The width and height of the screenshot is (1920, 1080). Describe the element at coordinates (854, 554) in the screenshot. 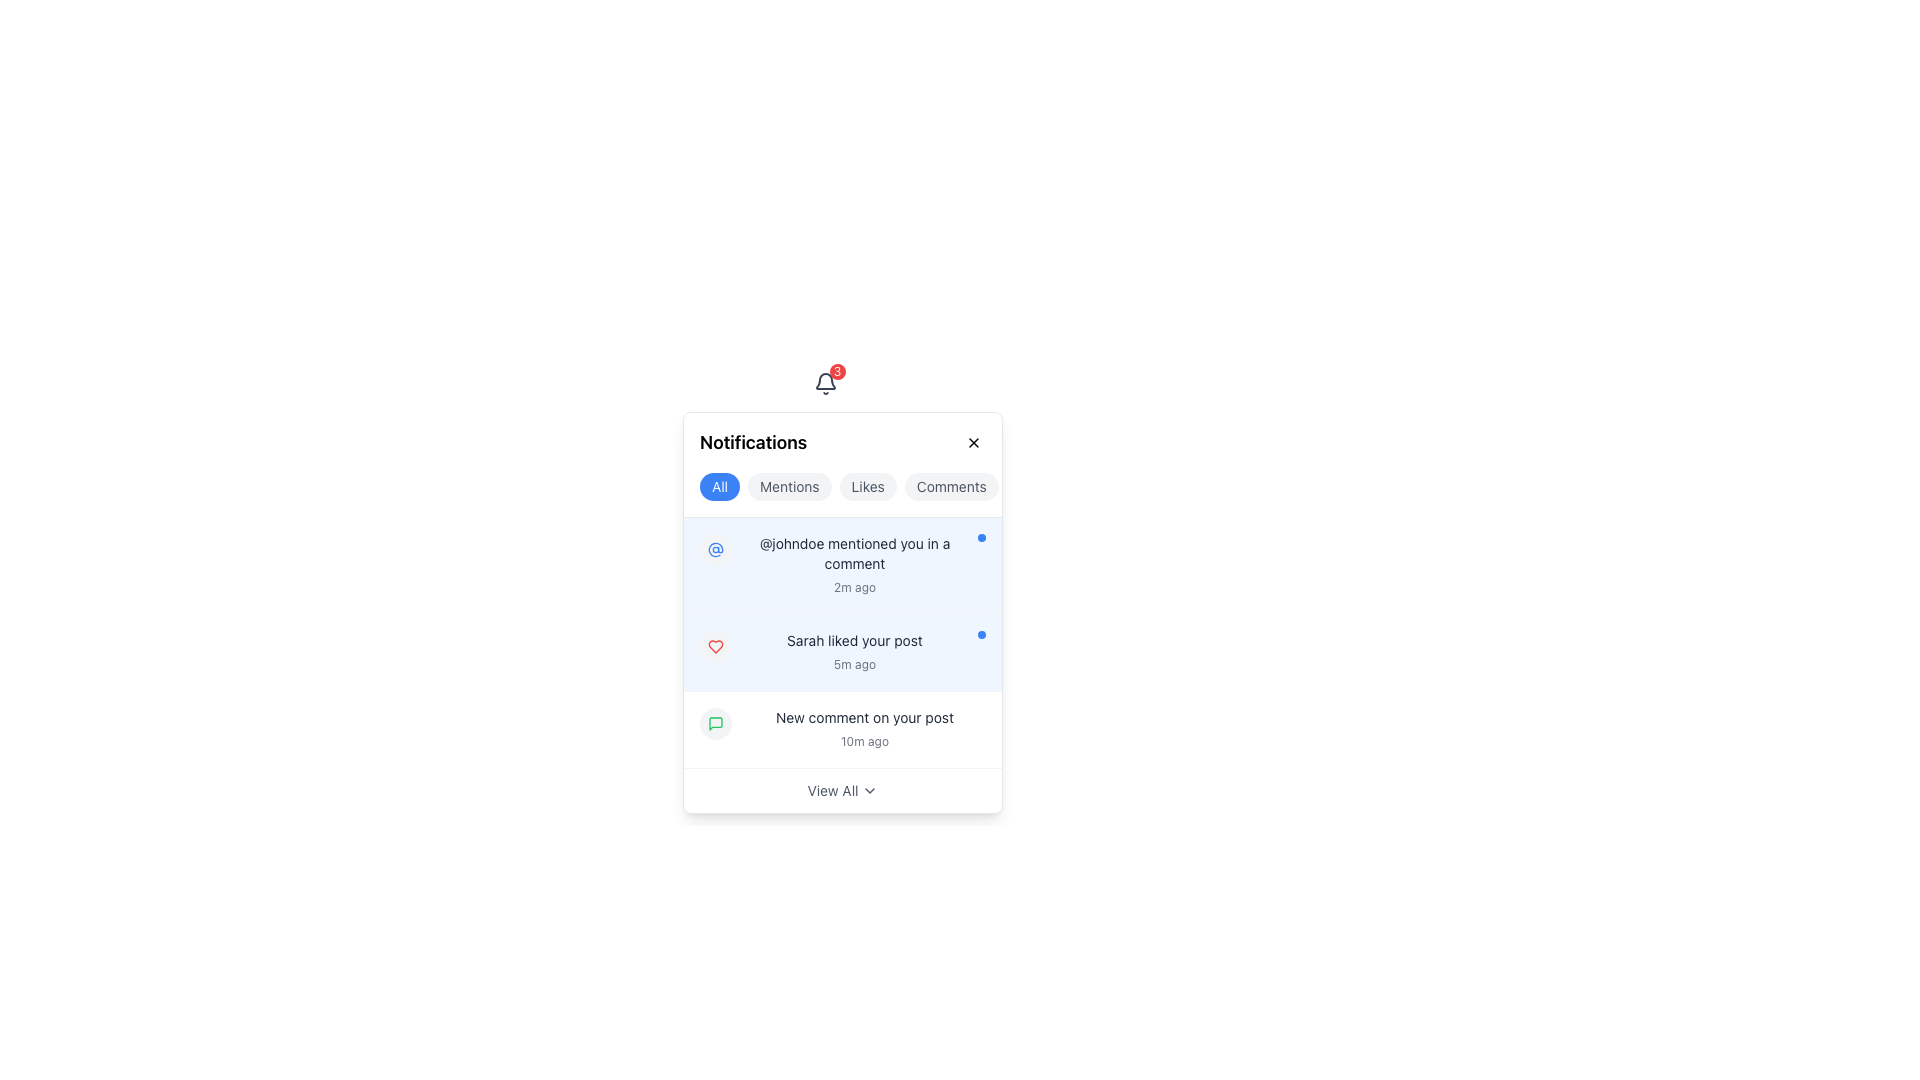

I see `the static text notification message reading '@johndoe mentioned you in a comment' to visually associate it with its timestamp '2m ago' below it` at that location.